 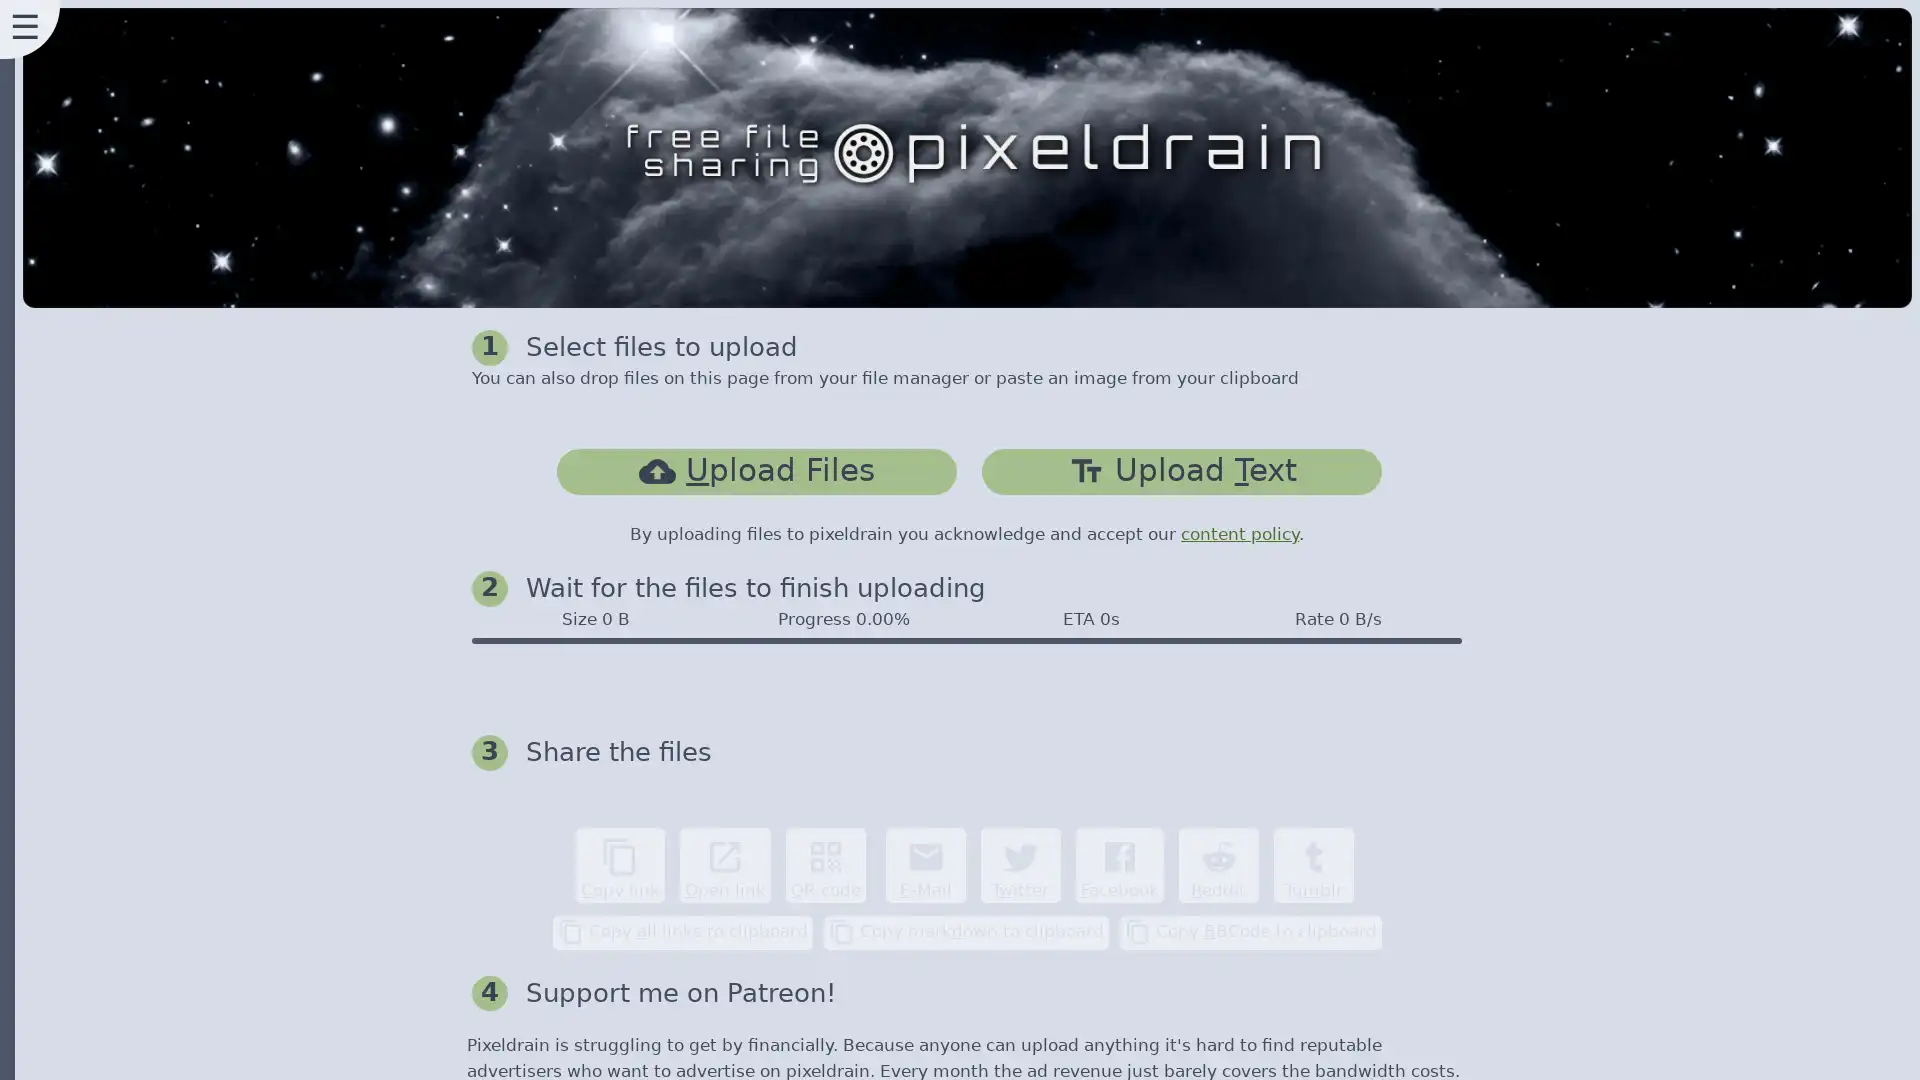 What do you see at coordinates (1356, 864) in the screenshot?
I see `Reddit` at bounding box center [1356, 864].